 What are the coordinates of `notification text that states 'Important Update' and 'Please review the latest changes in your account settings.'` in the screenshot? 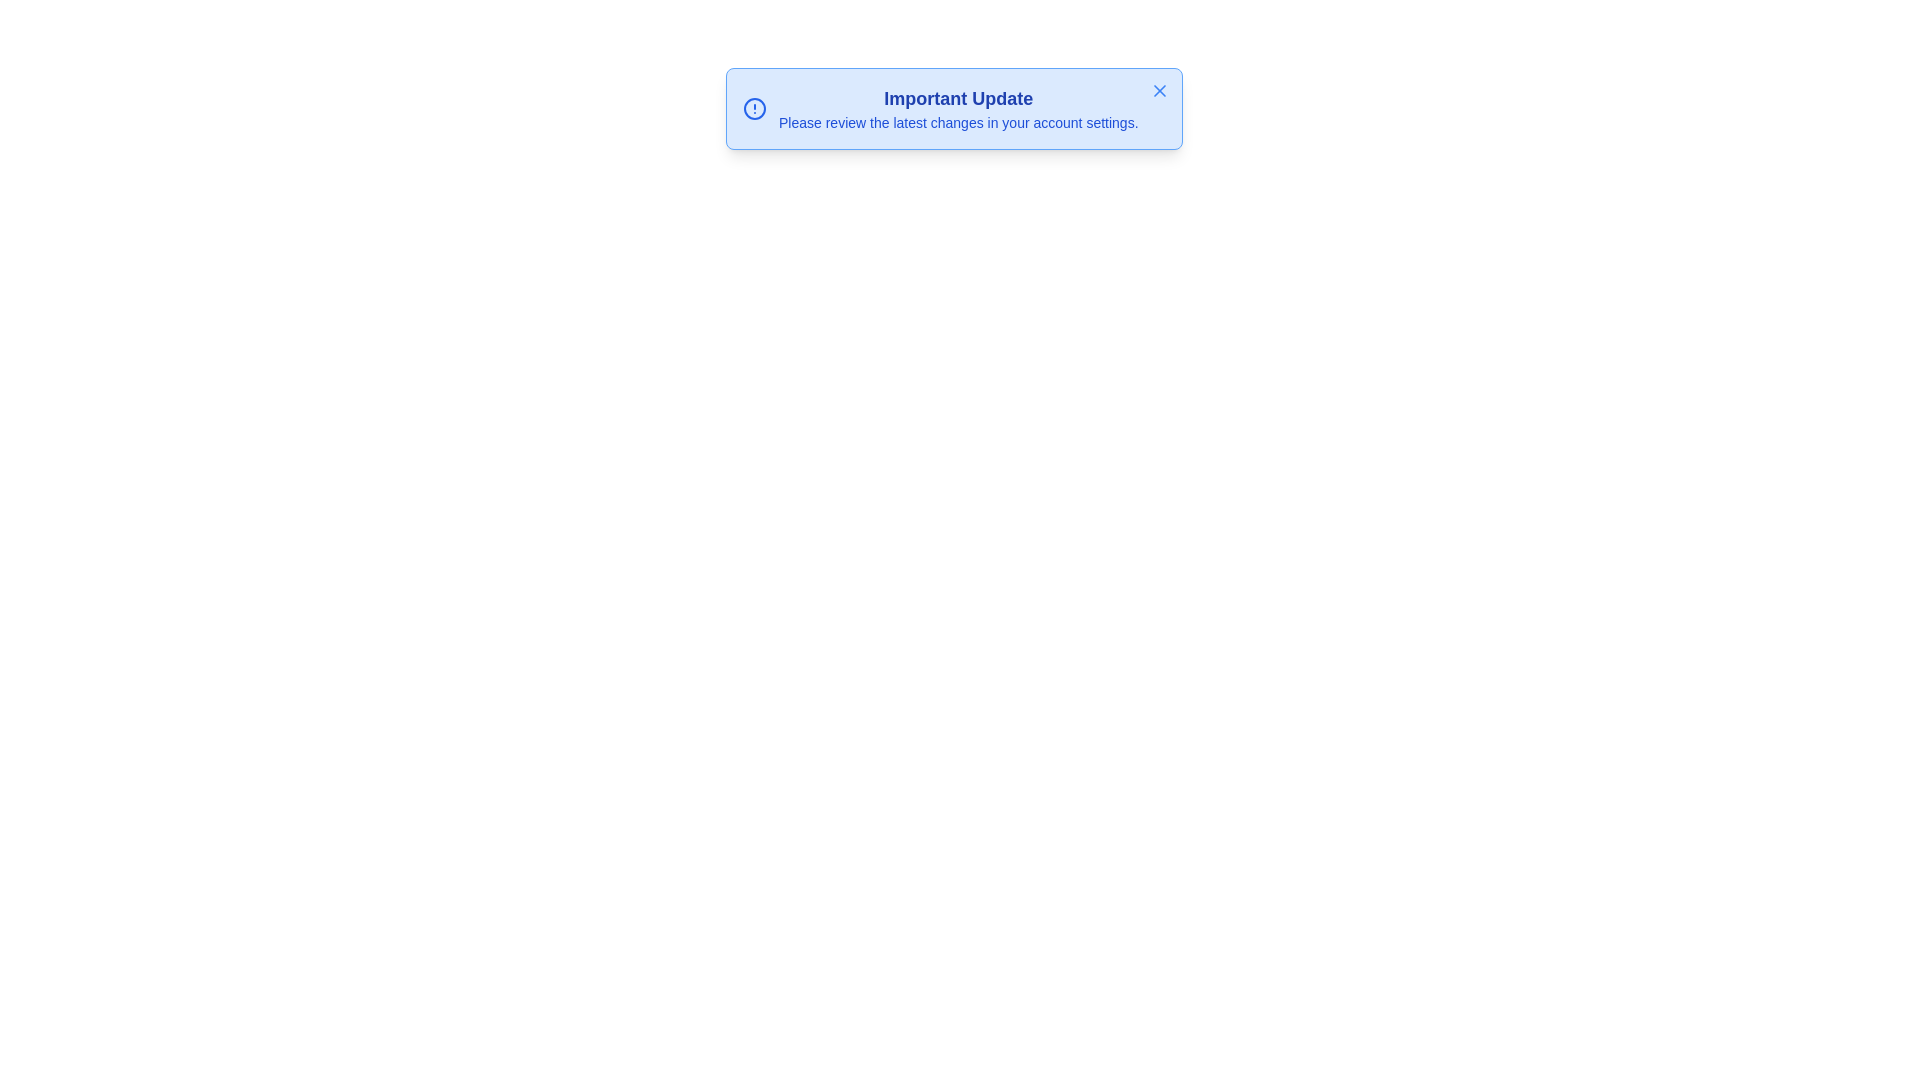 It's located at (957, 108).